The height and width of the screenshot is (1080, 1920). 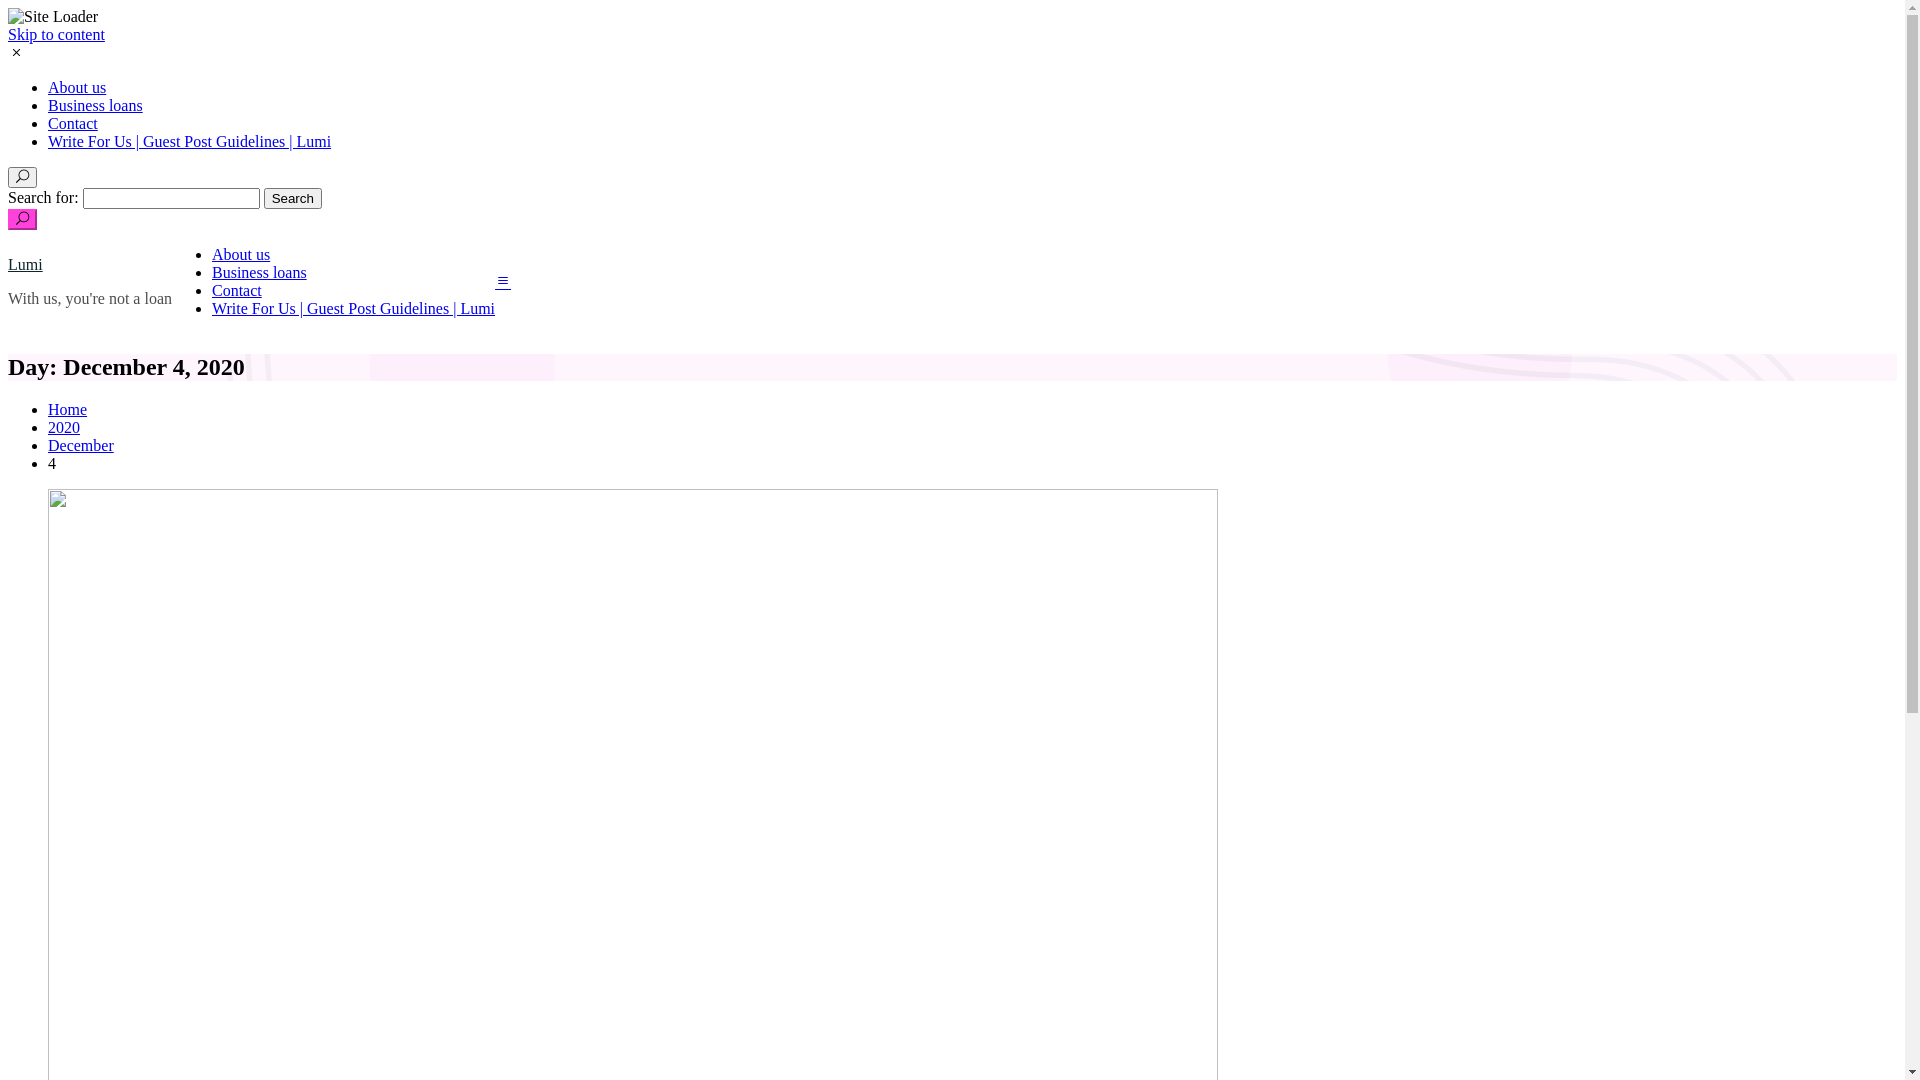 What do you see at coordinates (80, 444) in the screenshot?
I see `'December'` at bounding box center [80, 444].